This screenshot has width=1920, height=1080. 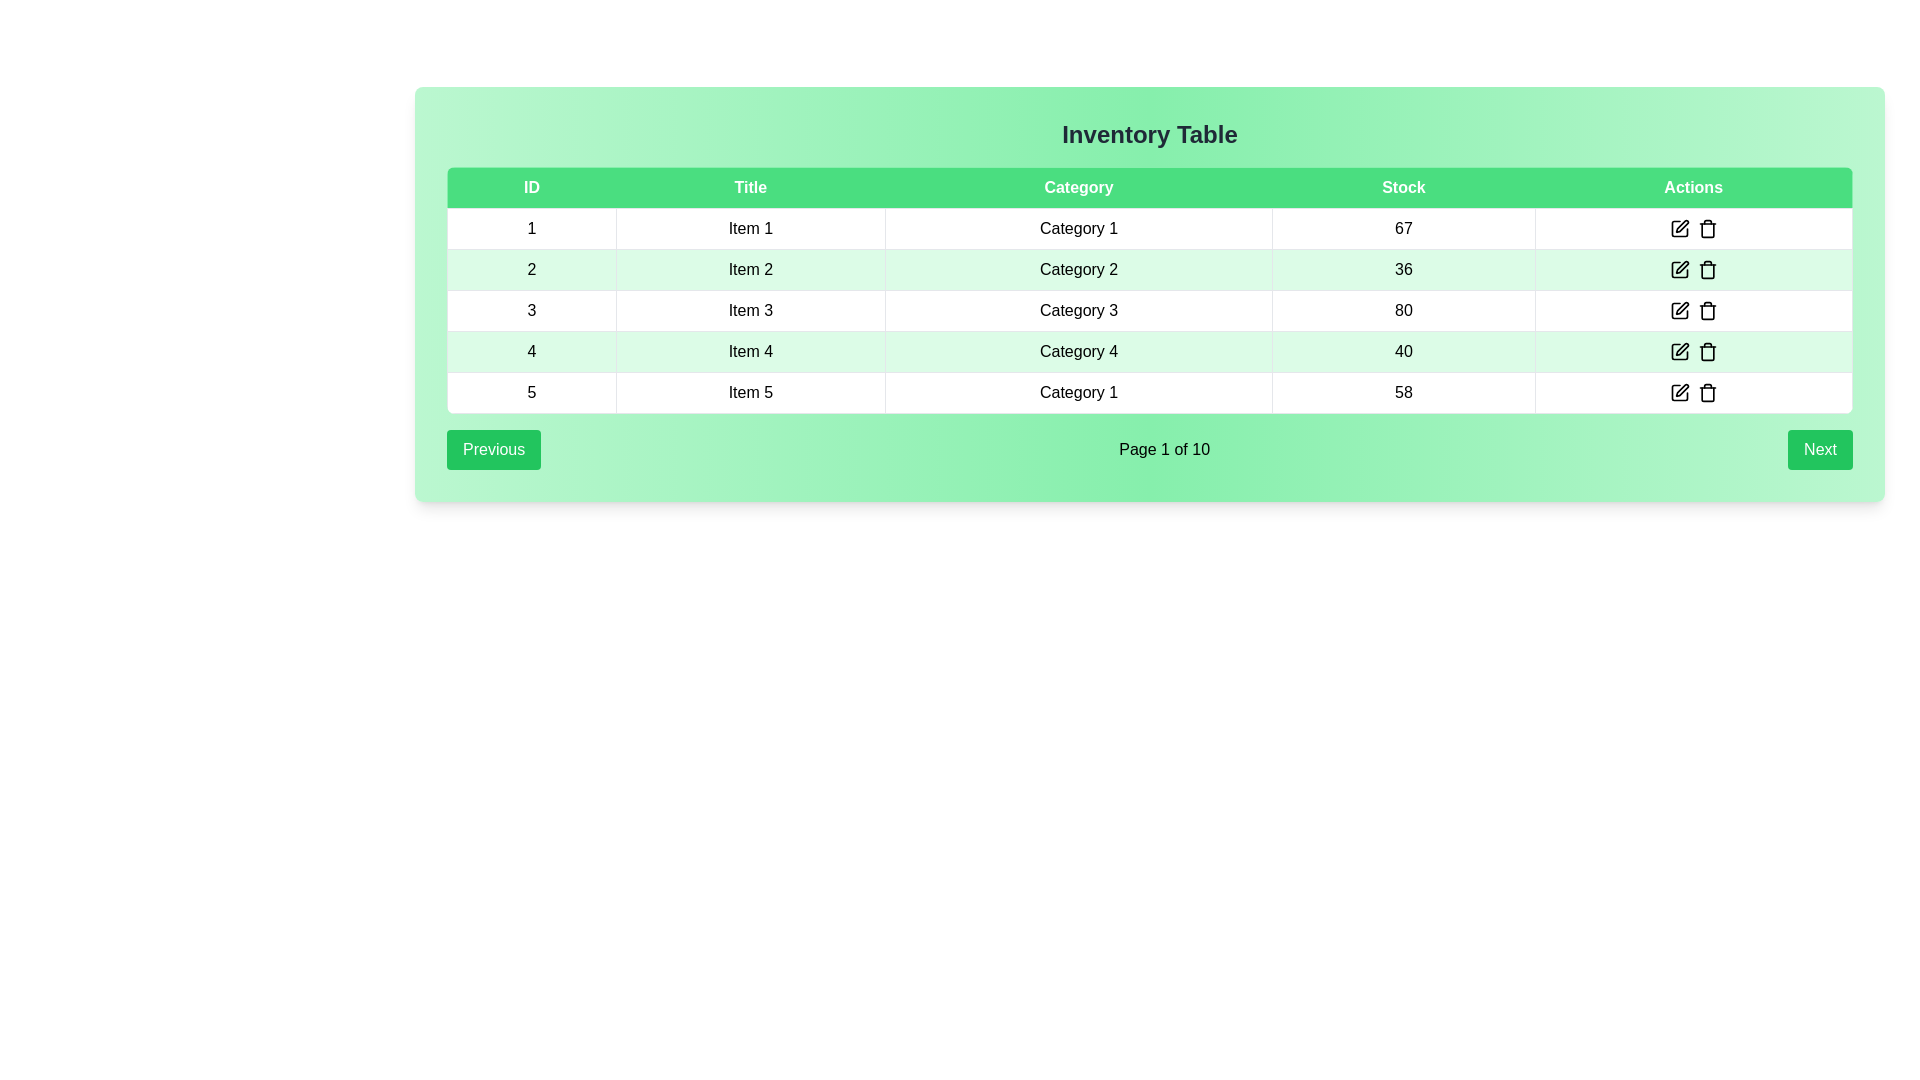 What do you see at coordinates (1707, 271) in the screenshot?
I see `the trash can SVG icon in the 'Actions' column of the second row of the 'Inventory Table'` at bounding box center [1707, 271].